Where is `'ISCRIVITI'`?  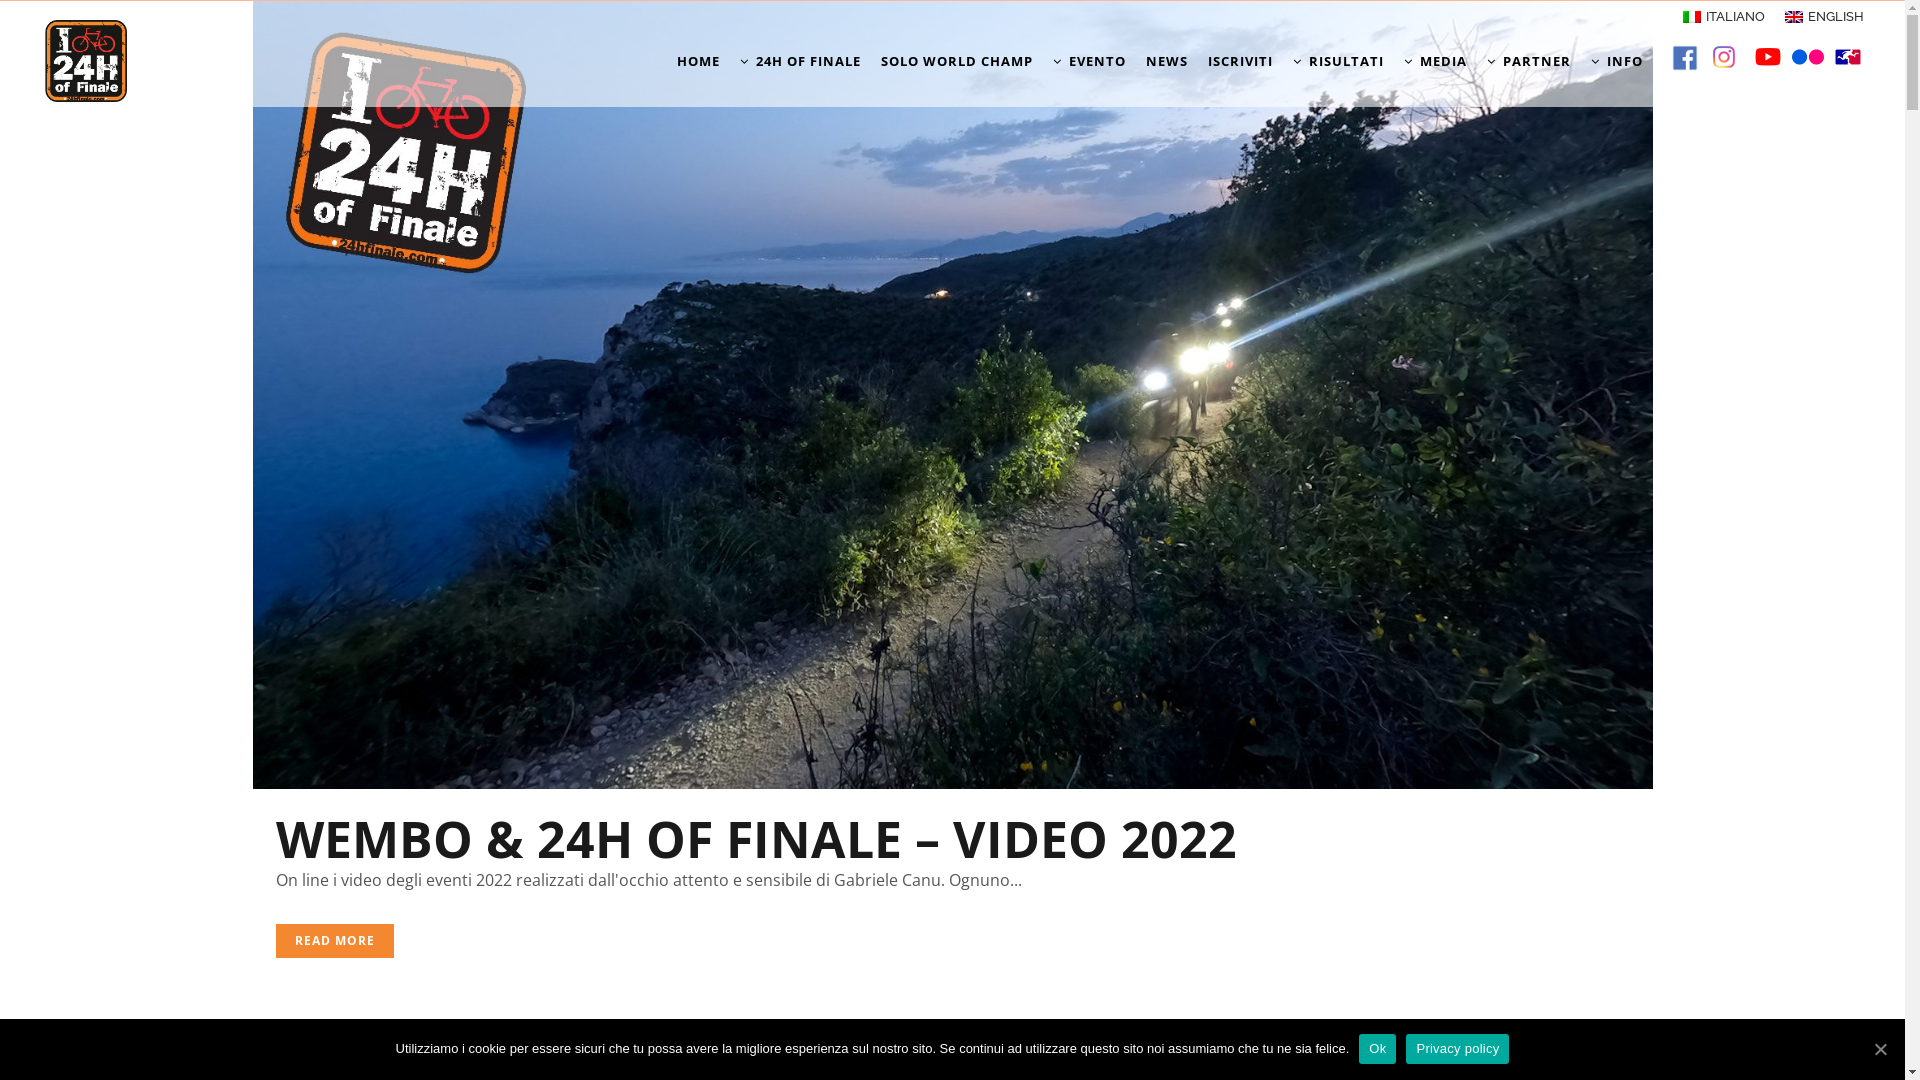 'ISCRIVITI' is located at coordinates (1198, 60).